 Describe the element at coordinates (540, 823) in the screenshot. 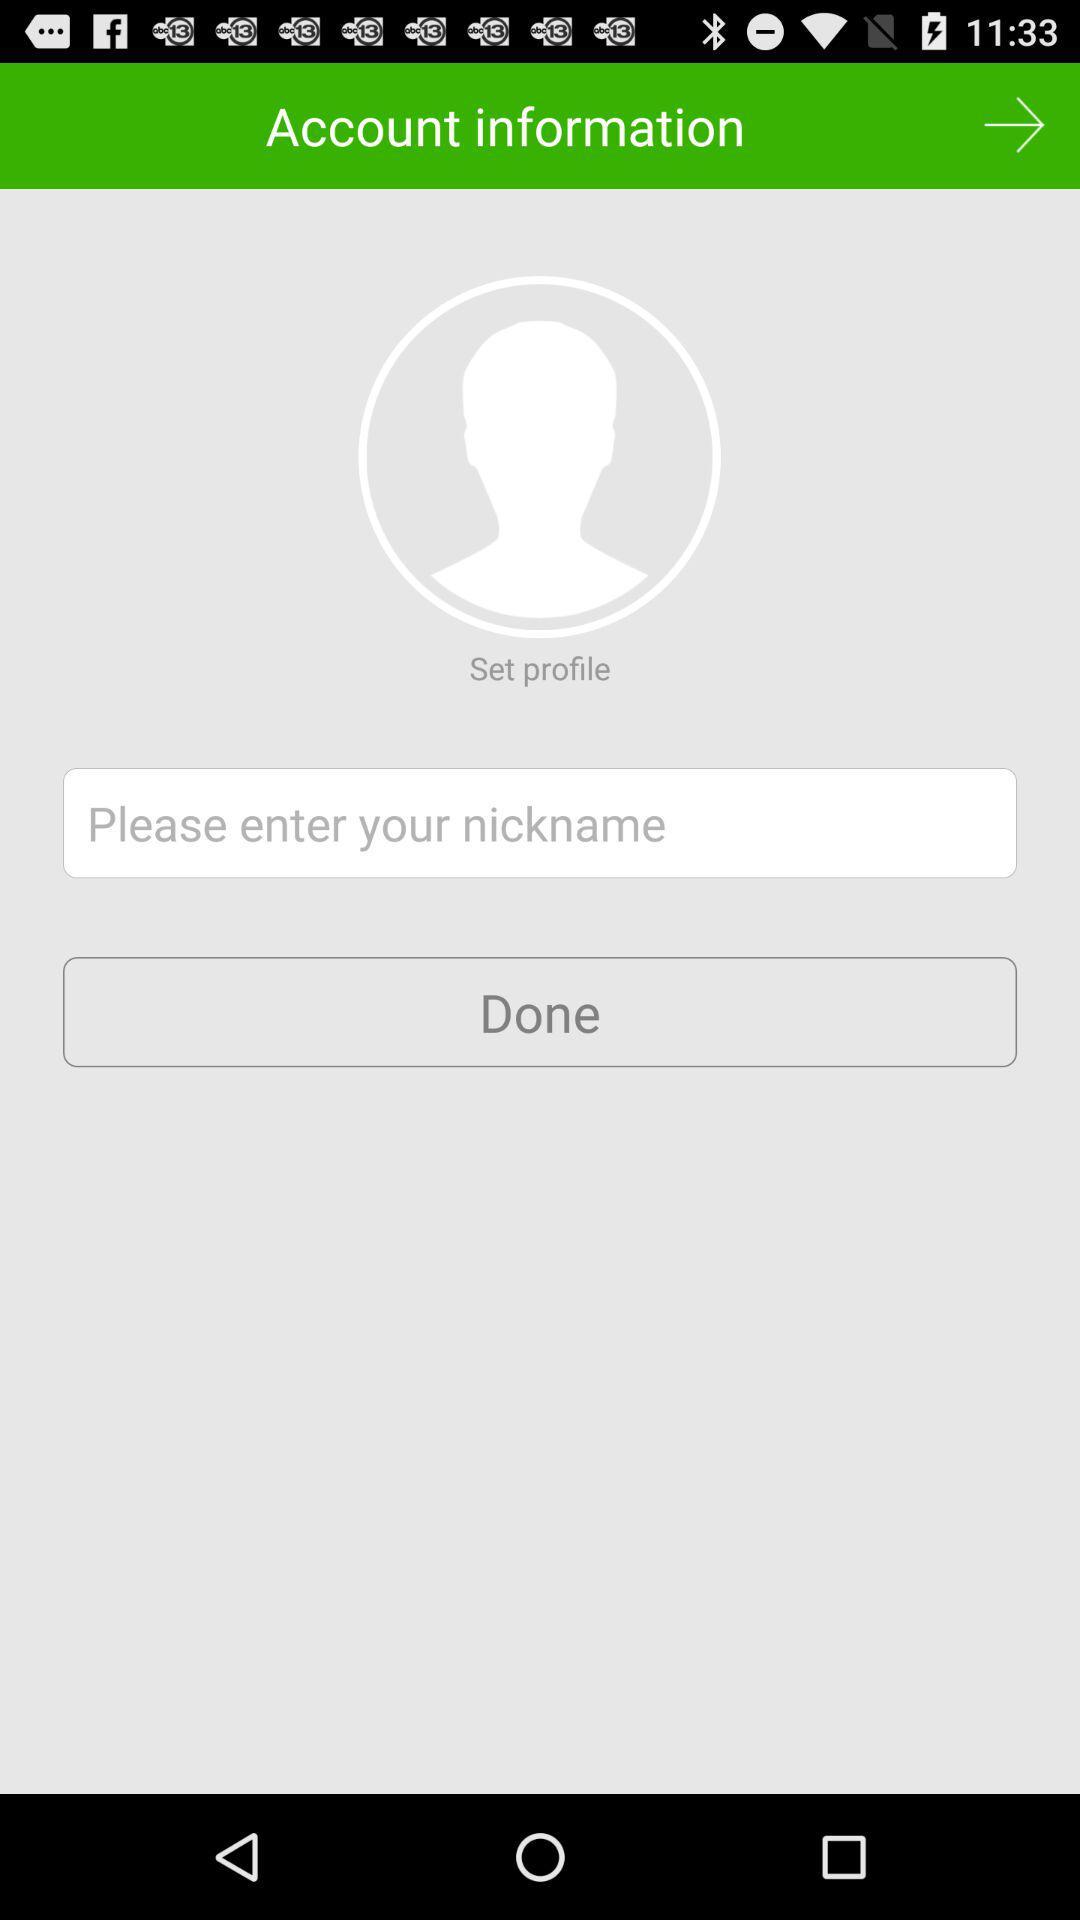

I see `nickname` at that location.